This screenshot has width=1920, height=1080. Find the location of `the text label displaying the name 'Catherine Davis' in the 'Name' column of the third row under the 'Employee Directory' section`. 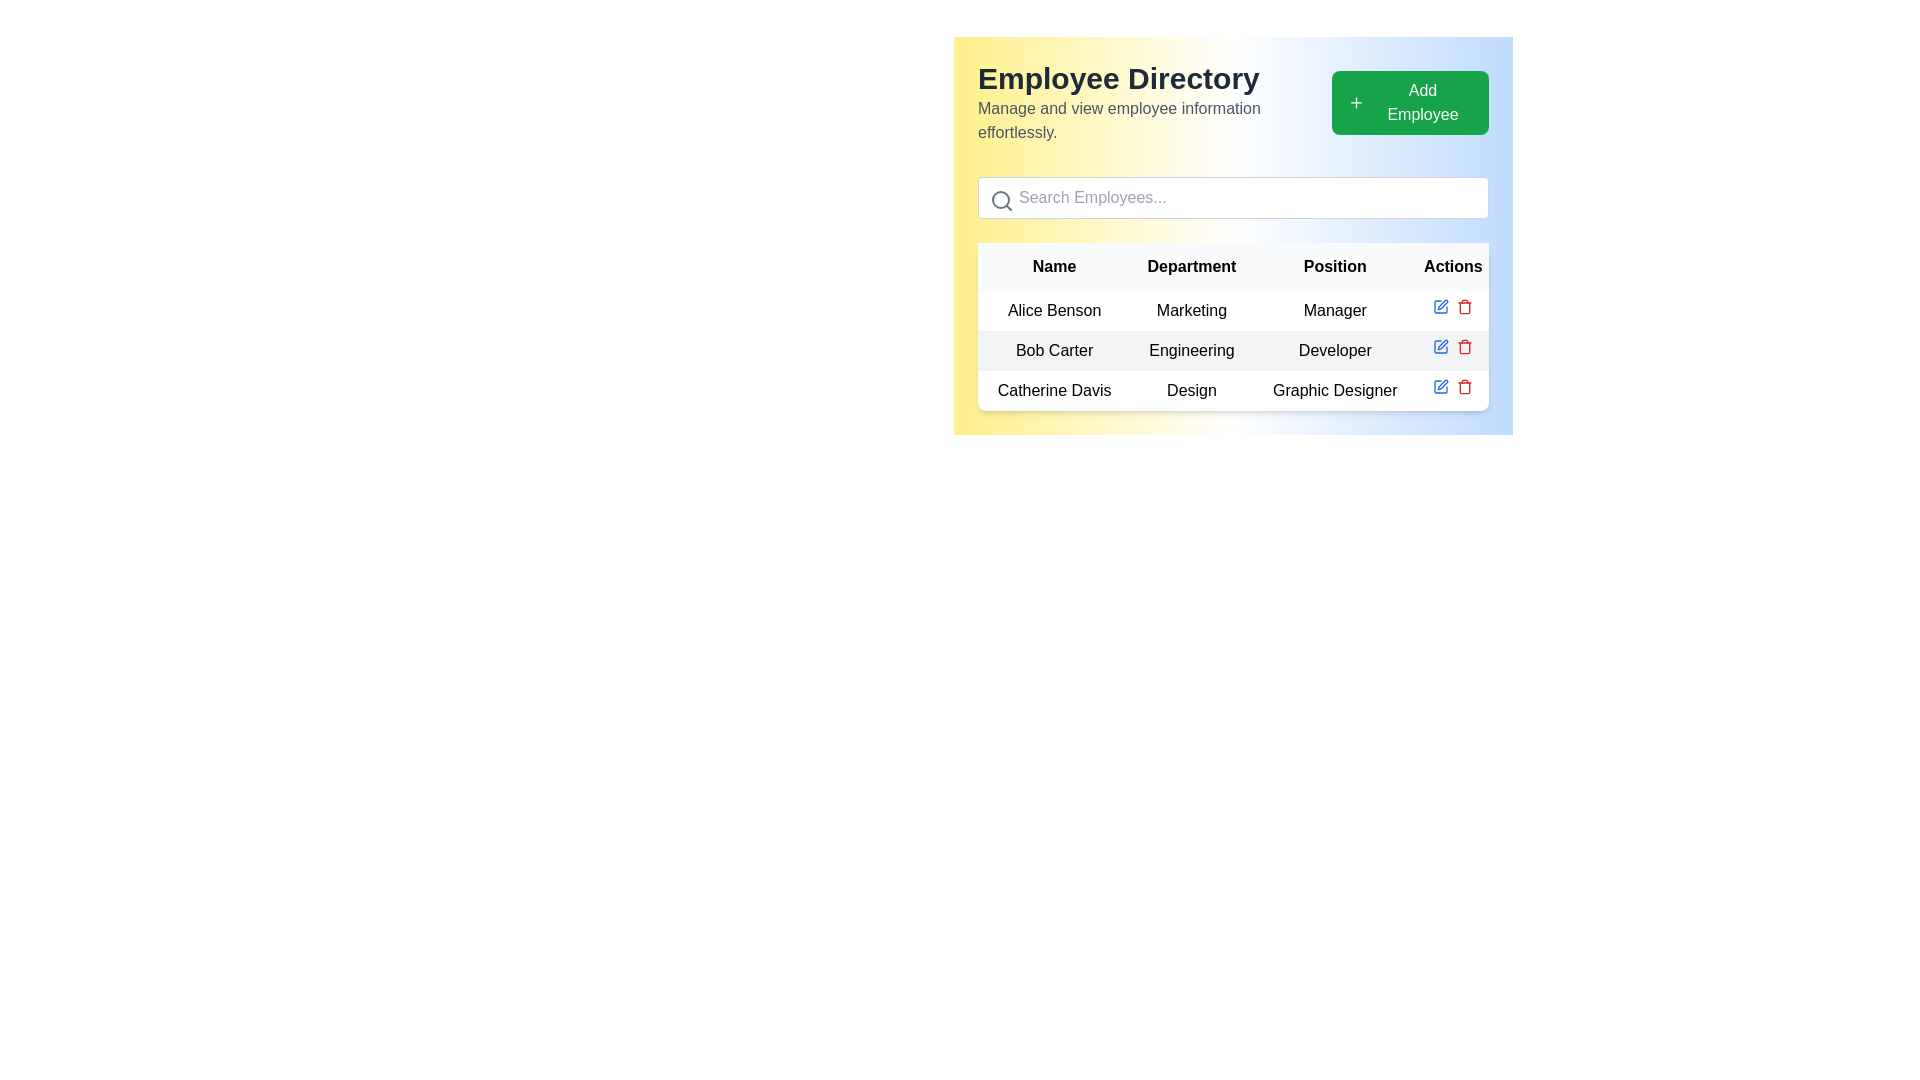

the text label displaying the name 'Catherine Davis' in the 'Name' column of the third row under the 'Employee Directory' section is located at coordinates (1053, 390).